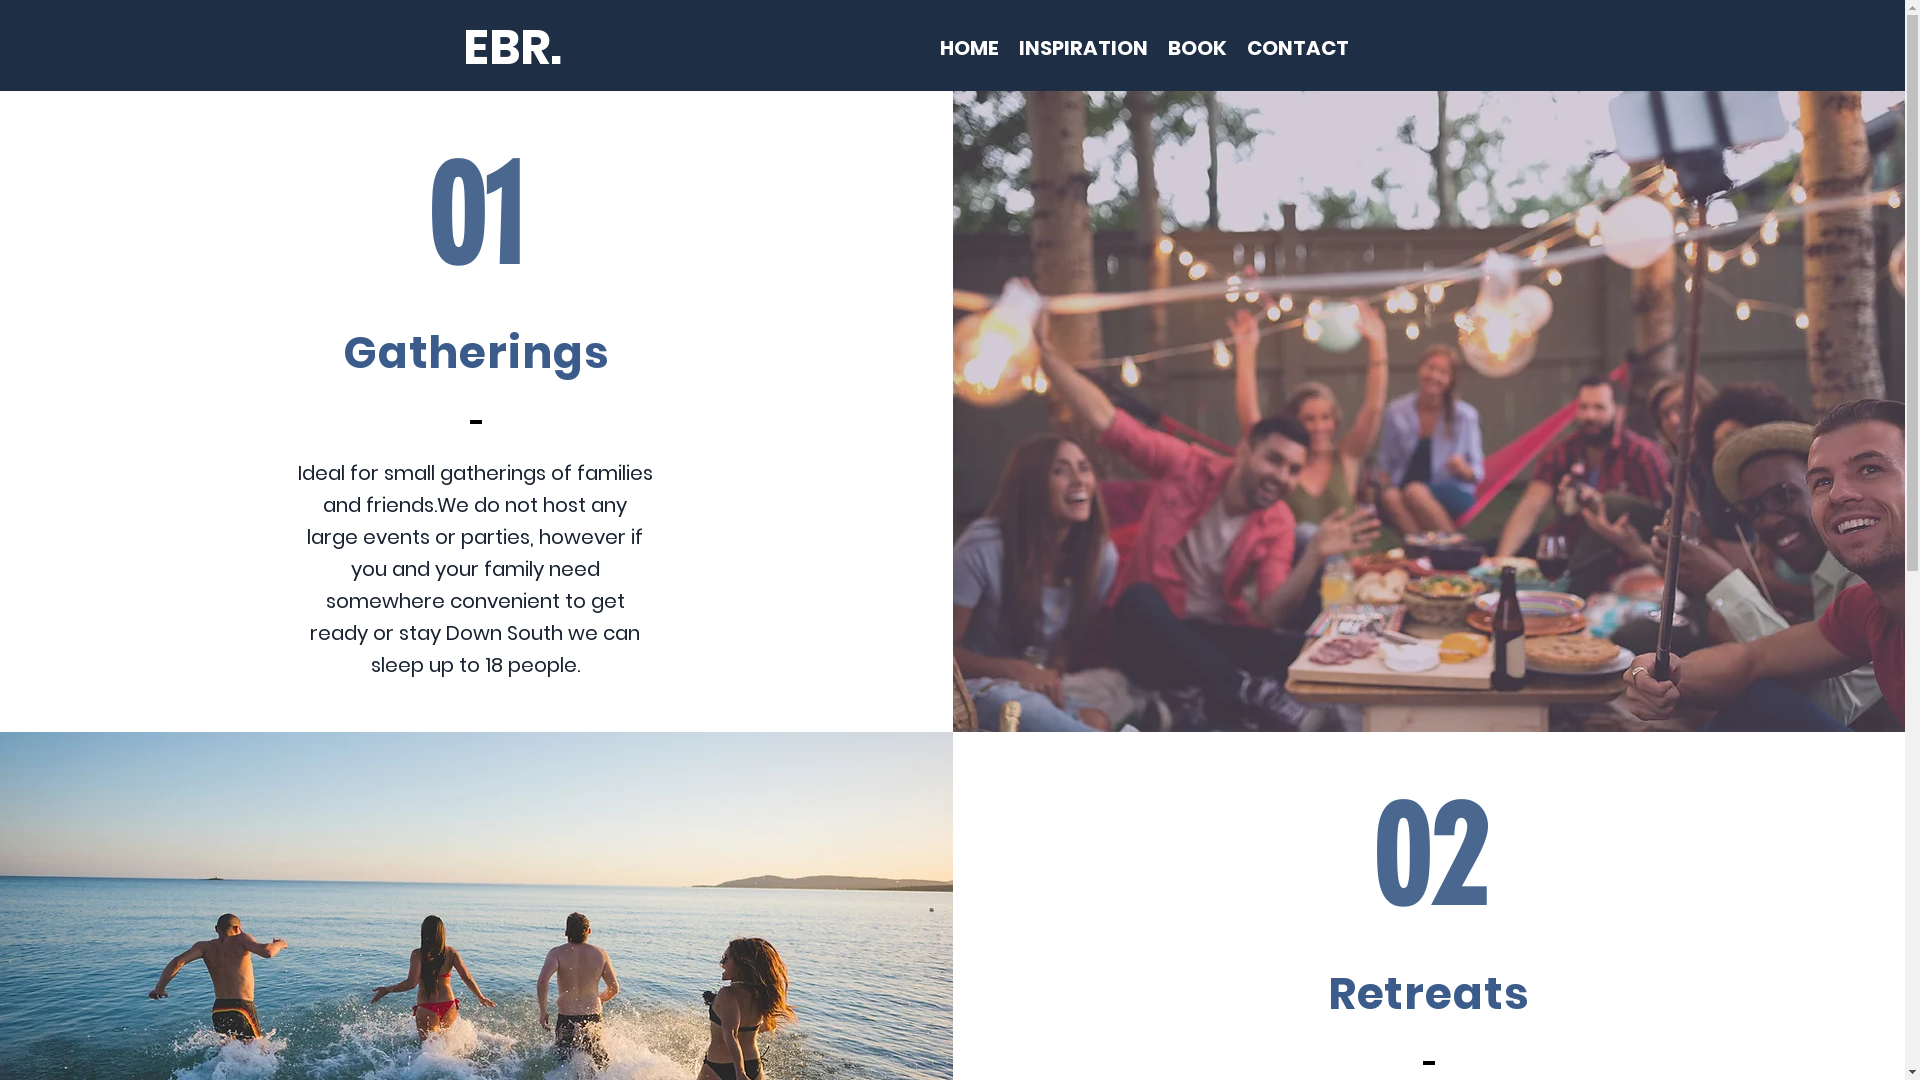 The image size is (1920, 1080). I want to click on 'HOME', so click(969, 46).